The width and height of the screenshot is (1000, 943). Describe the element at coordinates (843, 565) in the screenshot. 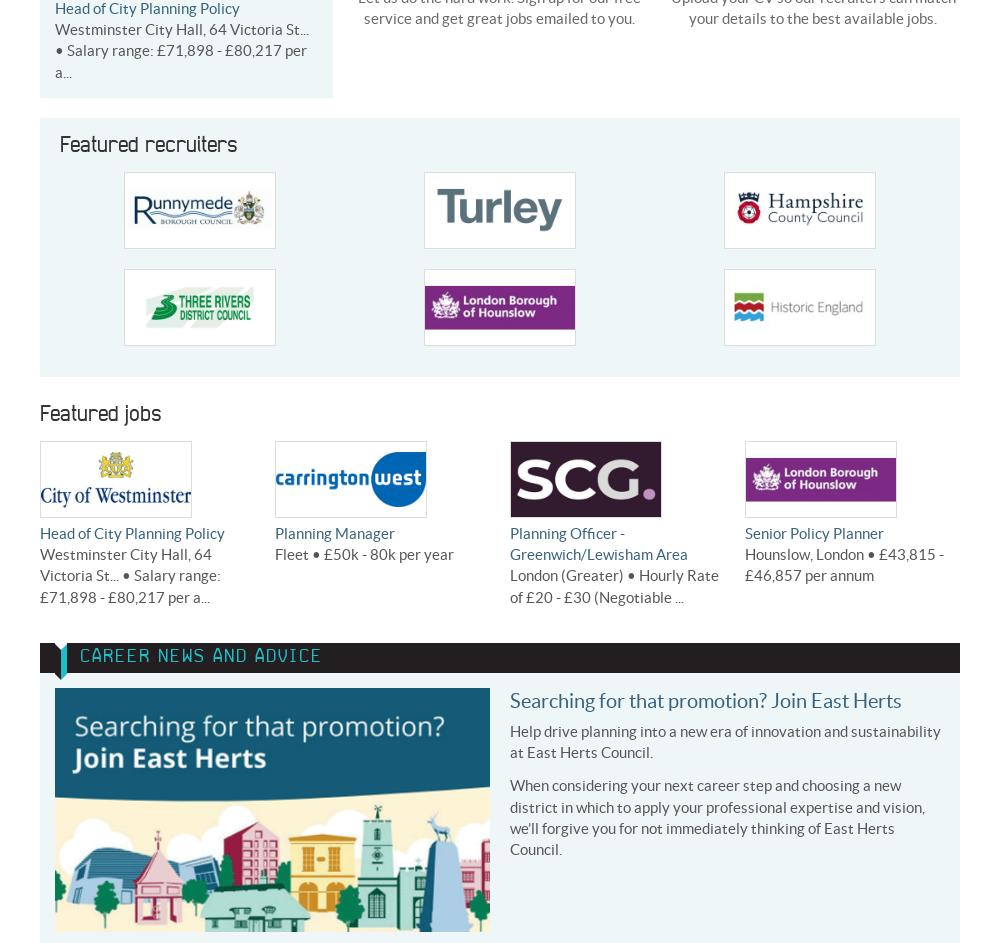

I see `'£43,815 - £46,857 per annum'` at that location.